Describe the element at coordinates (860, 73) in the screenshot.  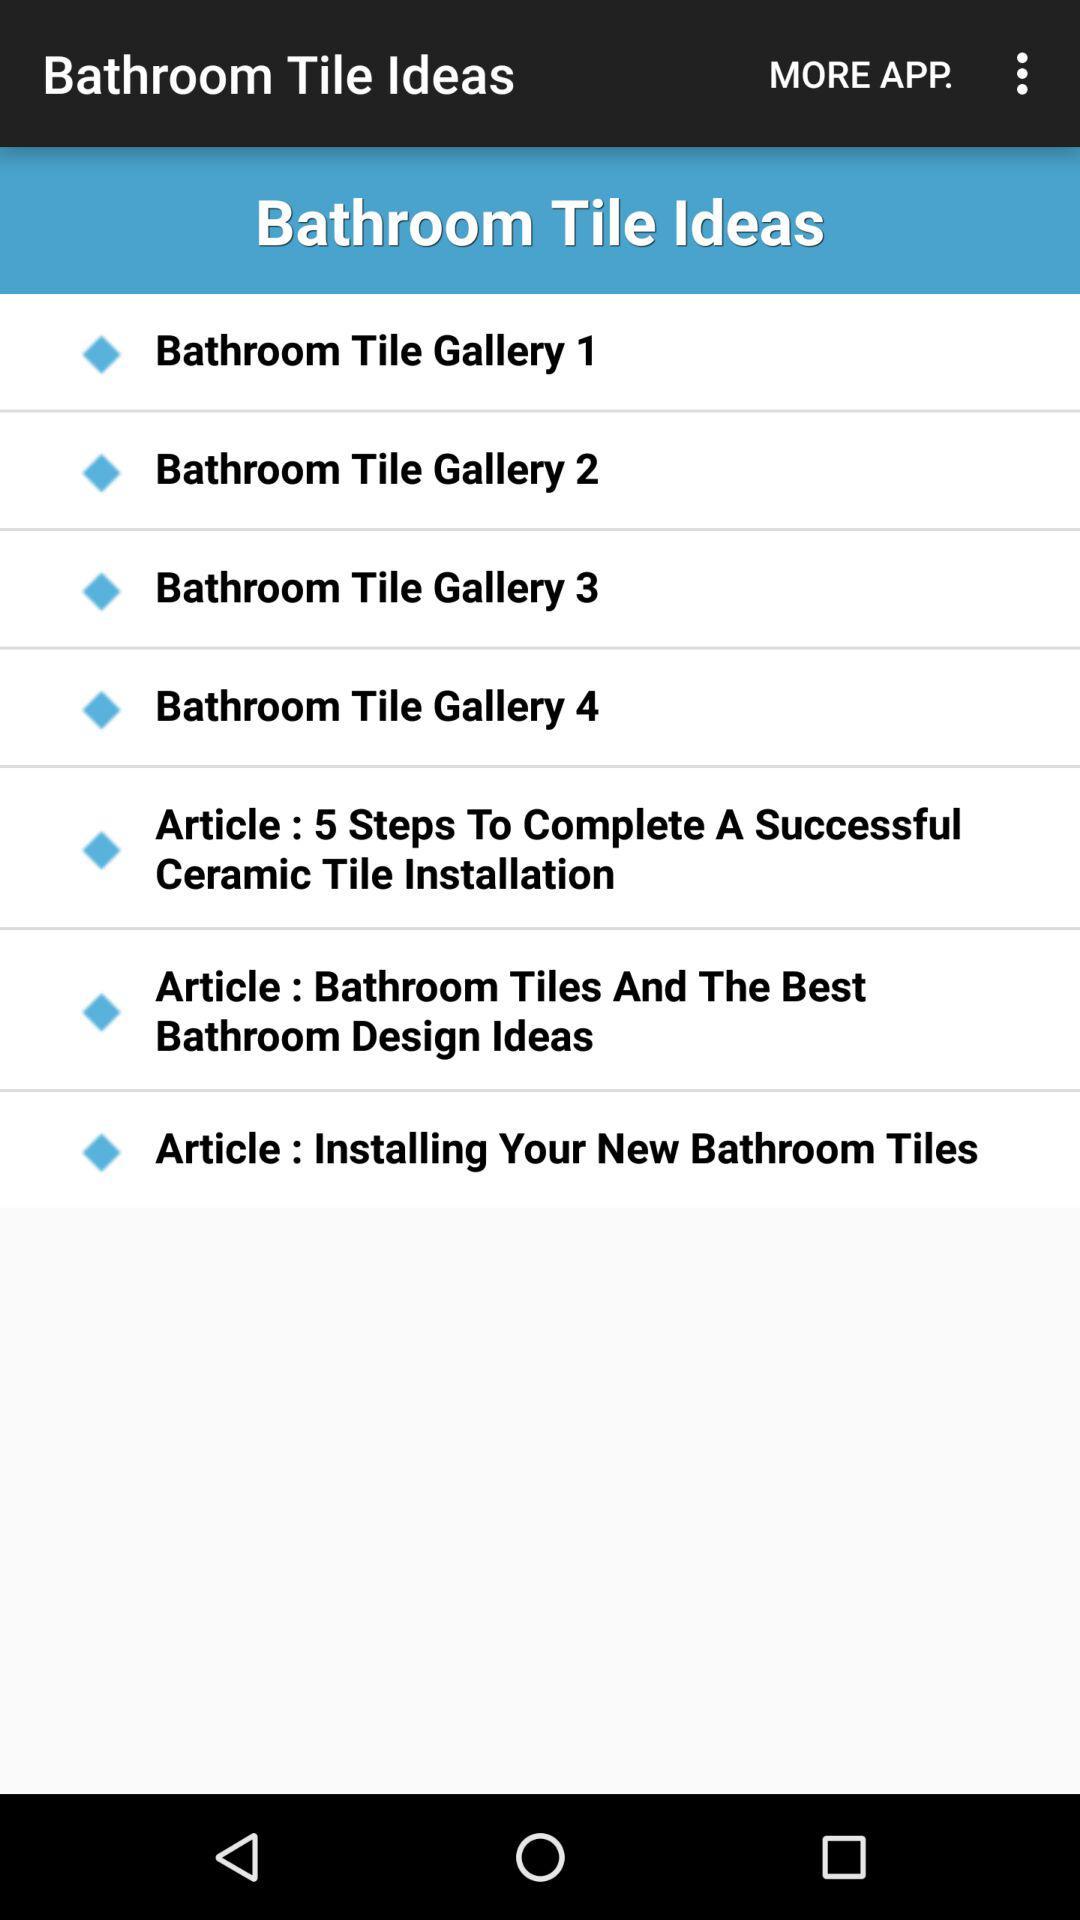
I see `app to the right of the bathroom tile ideas item` at that location.